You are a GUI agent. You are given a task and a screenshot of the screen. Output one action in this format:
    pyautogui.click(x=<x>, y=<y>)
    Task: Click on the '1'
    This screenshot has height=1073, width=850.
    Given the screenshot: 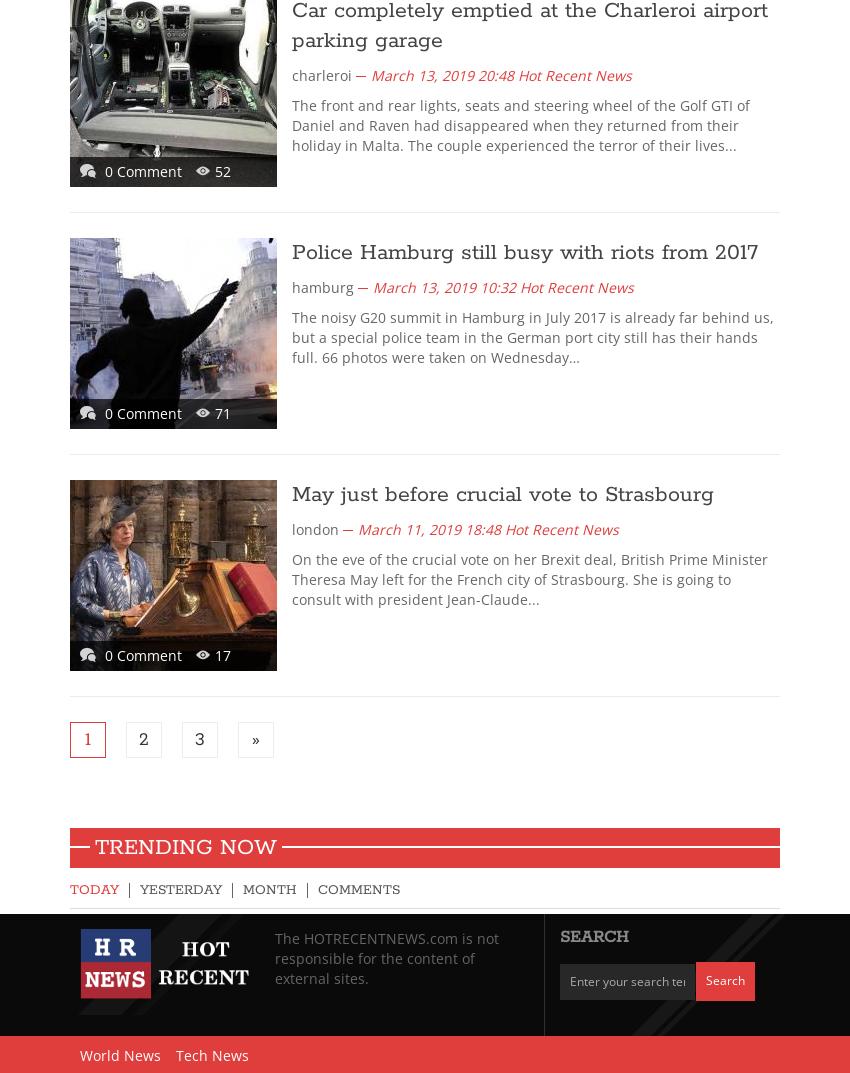 What is the action you would take?
    pyautogui.click(x=86, y=739)
    